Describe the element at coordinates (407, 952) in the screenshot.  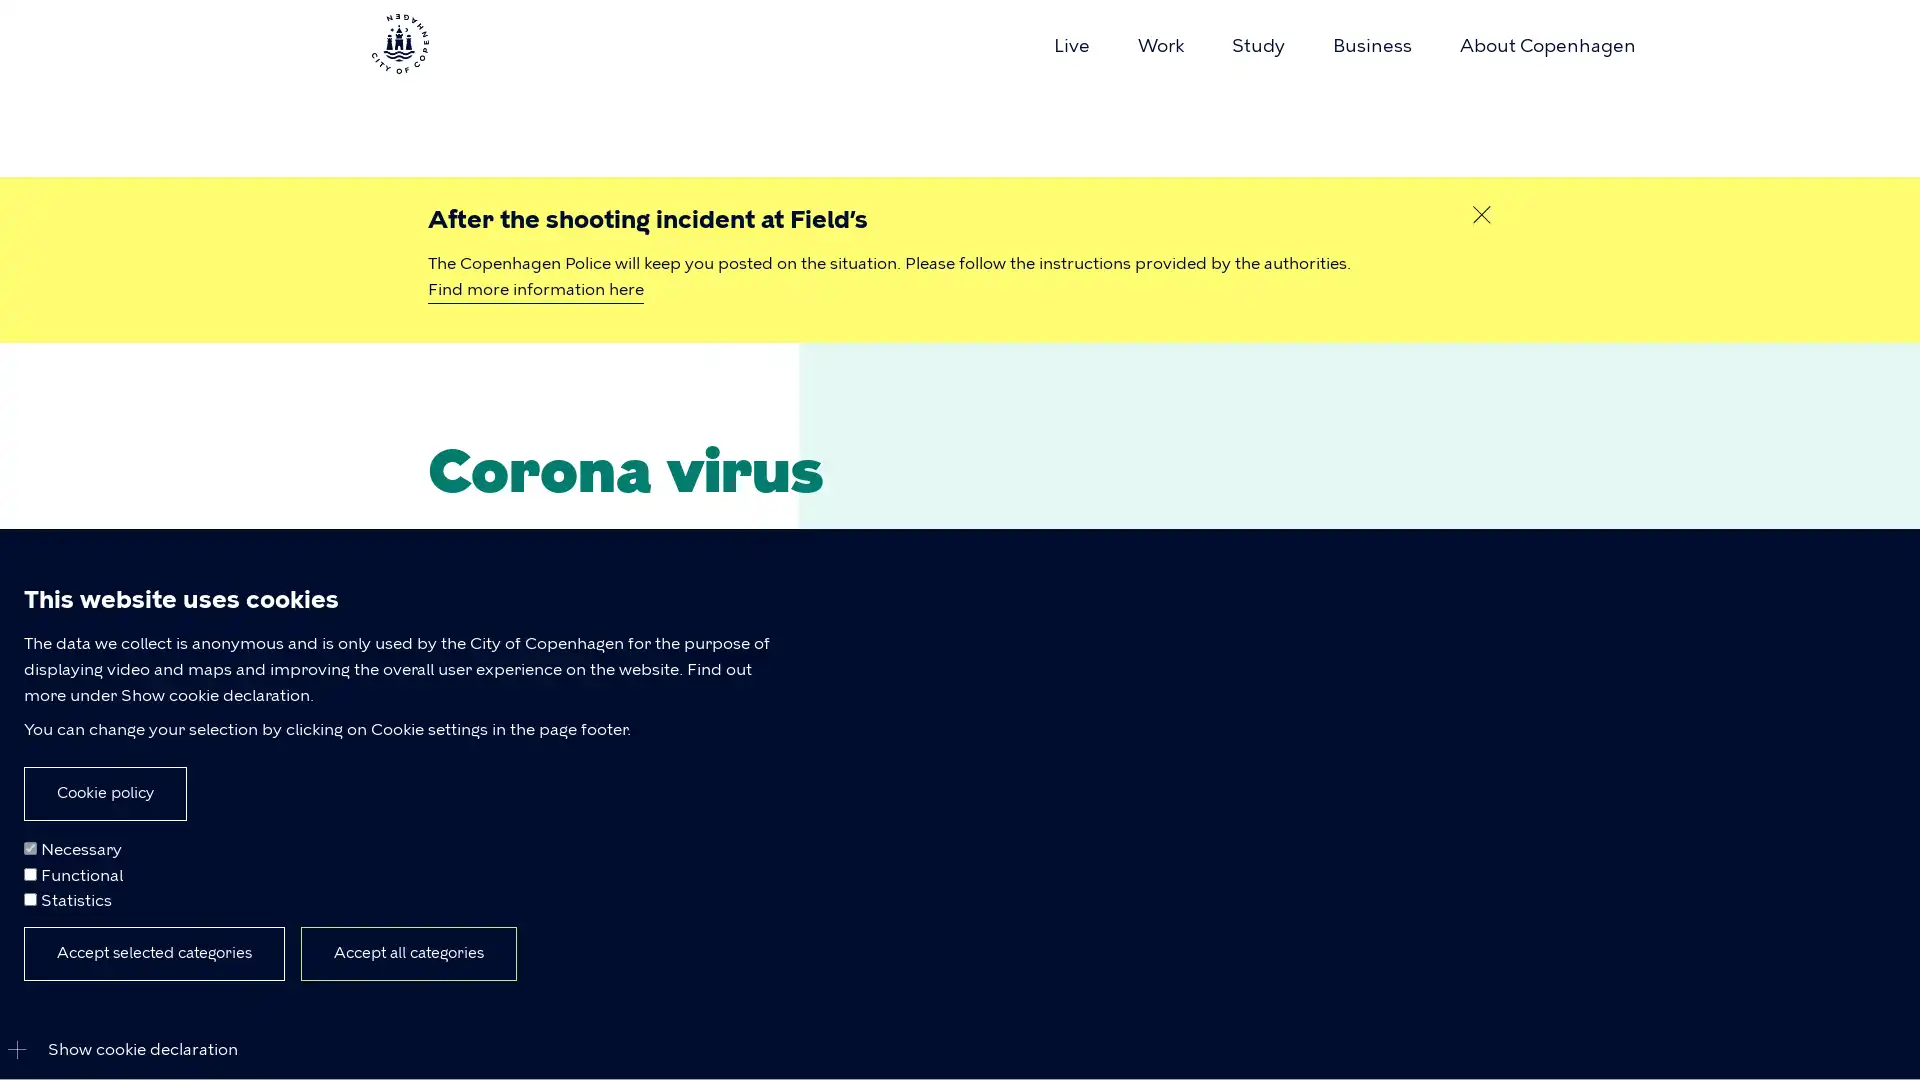
I see `Accept all categories` at that location.